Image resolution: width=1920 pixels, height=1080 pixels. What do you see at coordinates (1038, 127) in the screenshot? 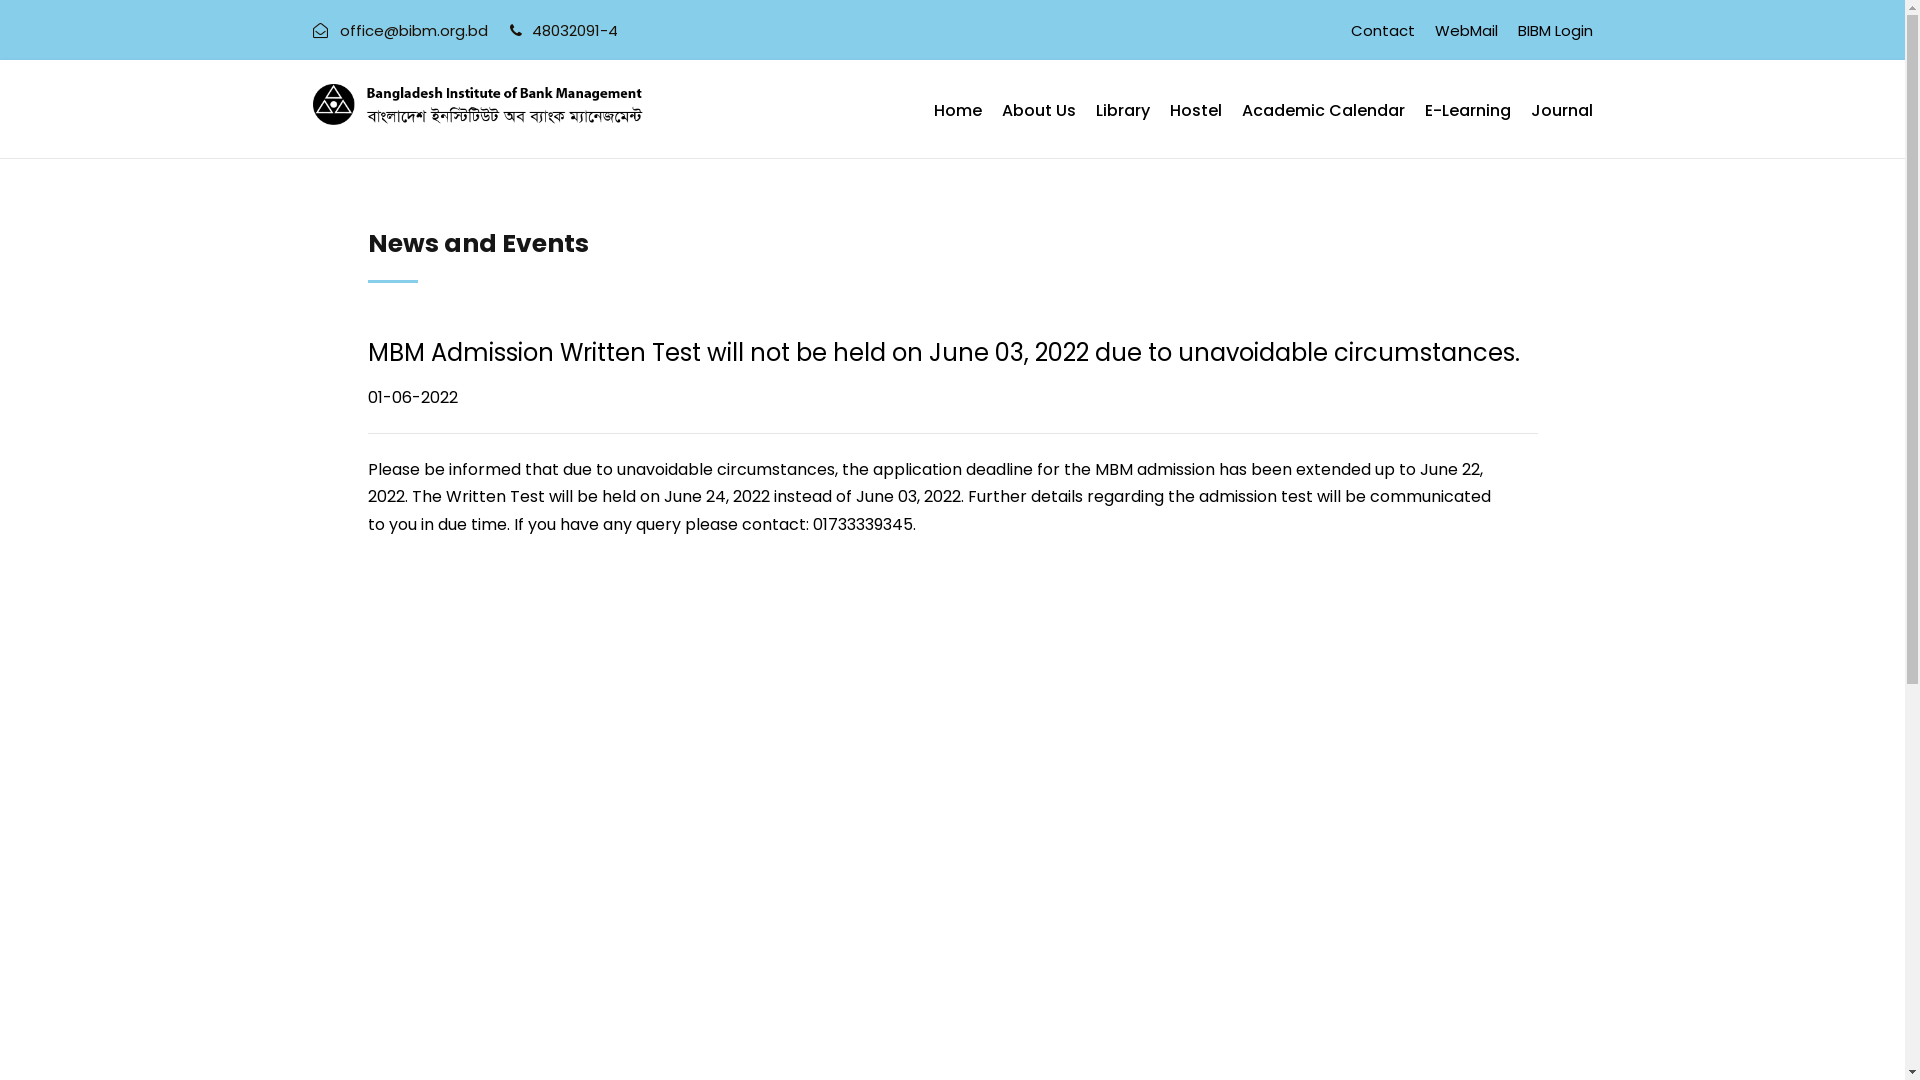
I see `'About Us'` at bounding box center [1038, 127].